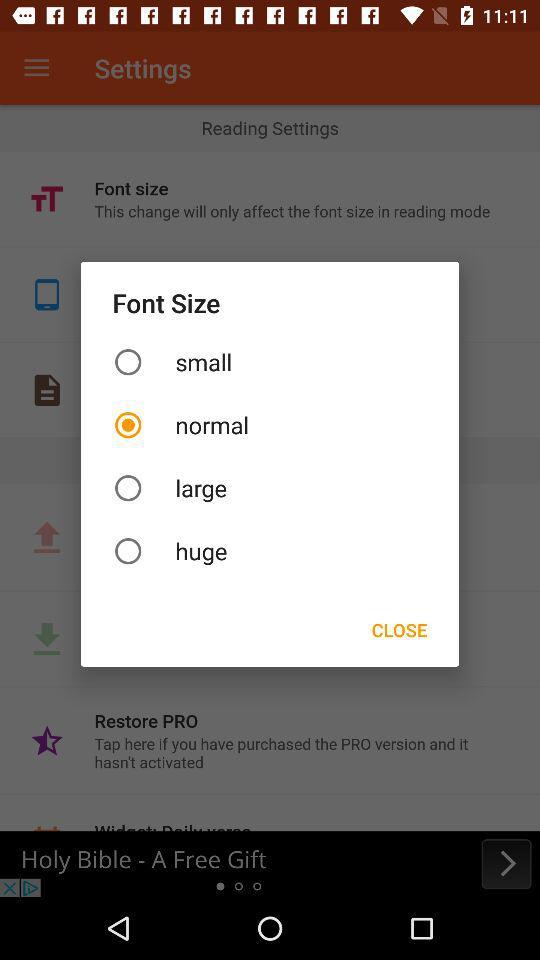 This screenshot has height=960, width=540. What do you see at coordinates (270, 425) in the screenshot?
I see `item above large` at bounding box center [270, 425].